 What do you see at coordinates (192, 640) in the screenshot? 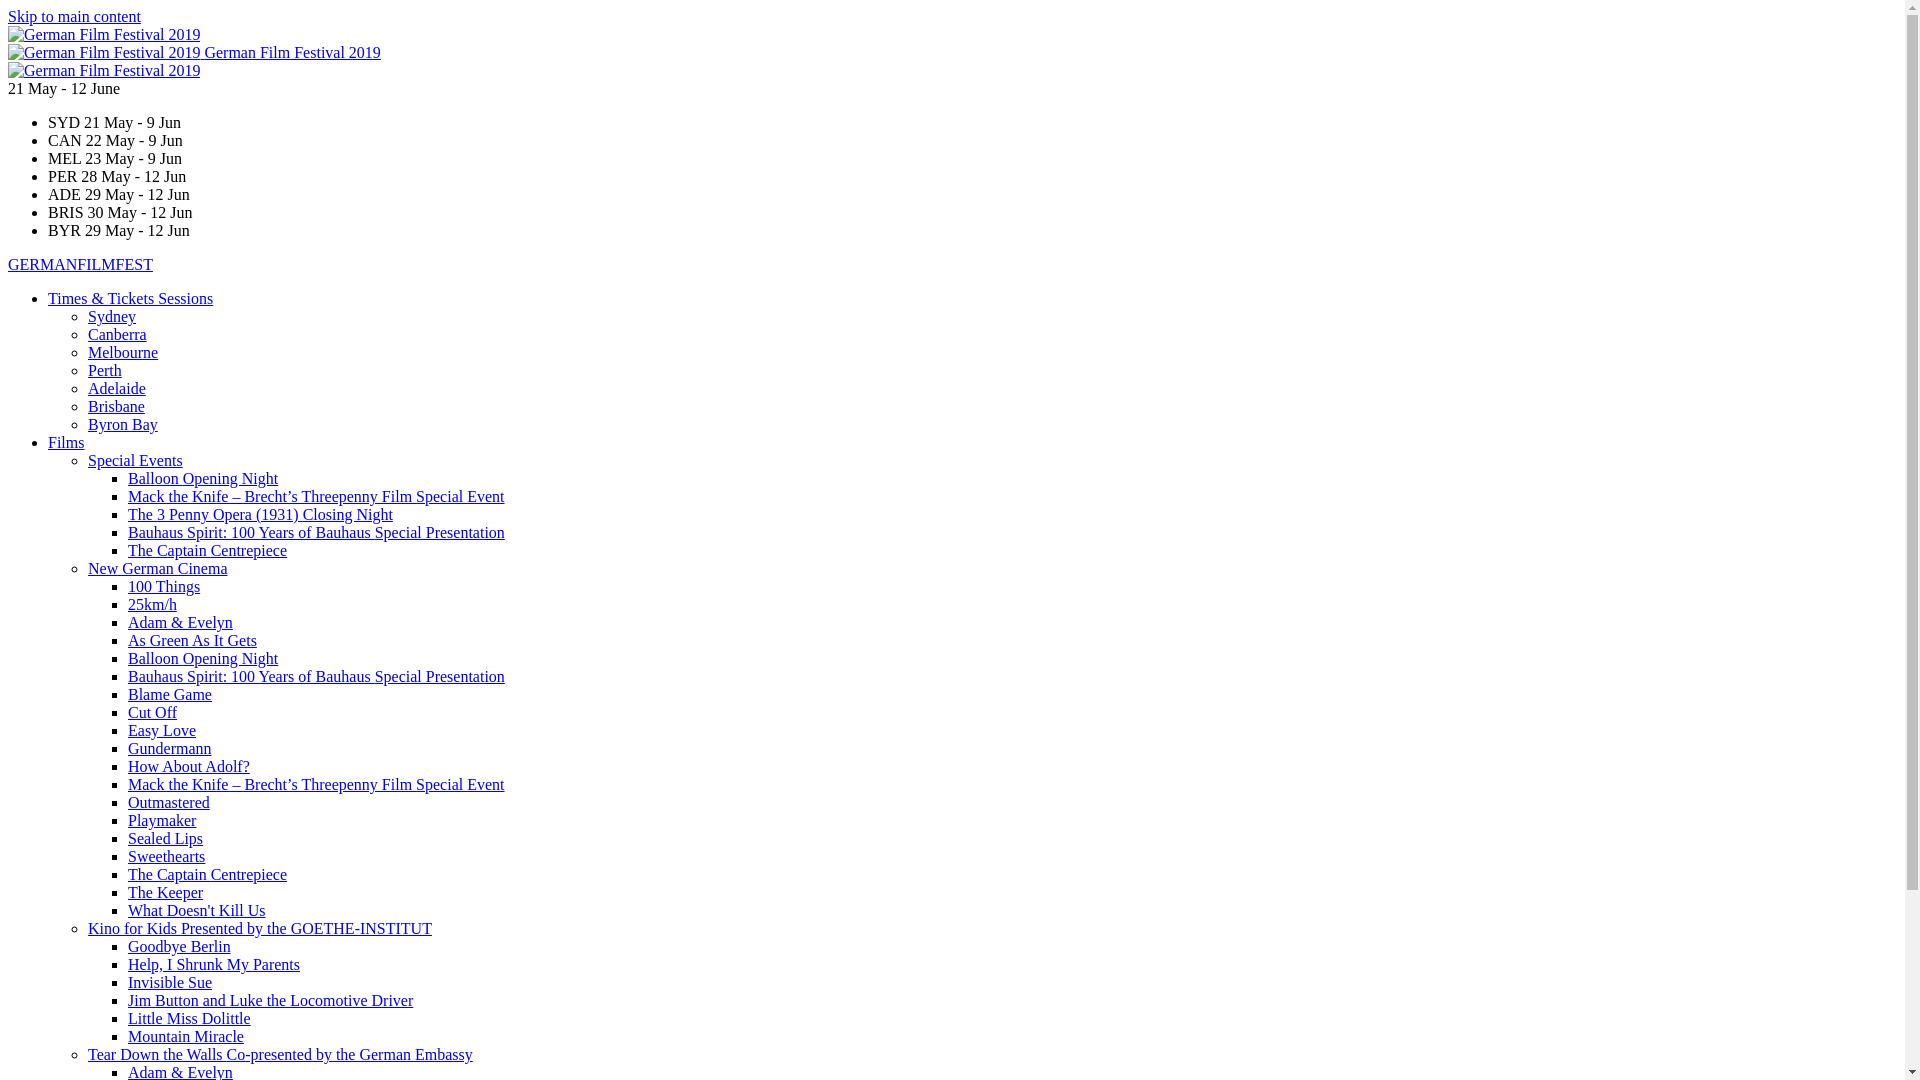
I see `'As Green As It Gets'` at bounding box center [192, 640].